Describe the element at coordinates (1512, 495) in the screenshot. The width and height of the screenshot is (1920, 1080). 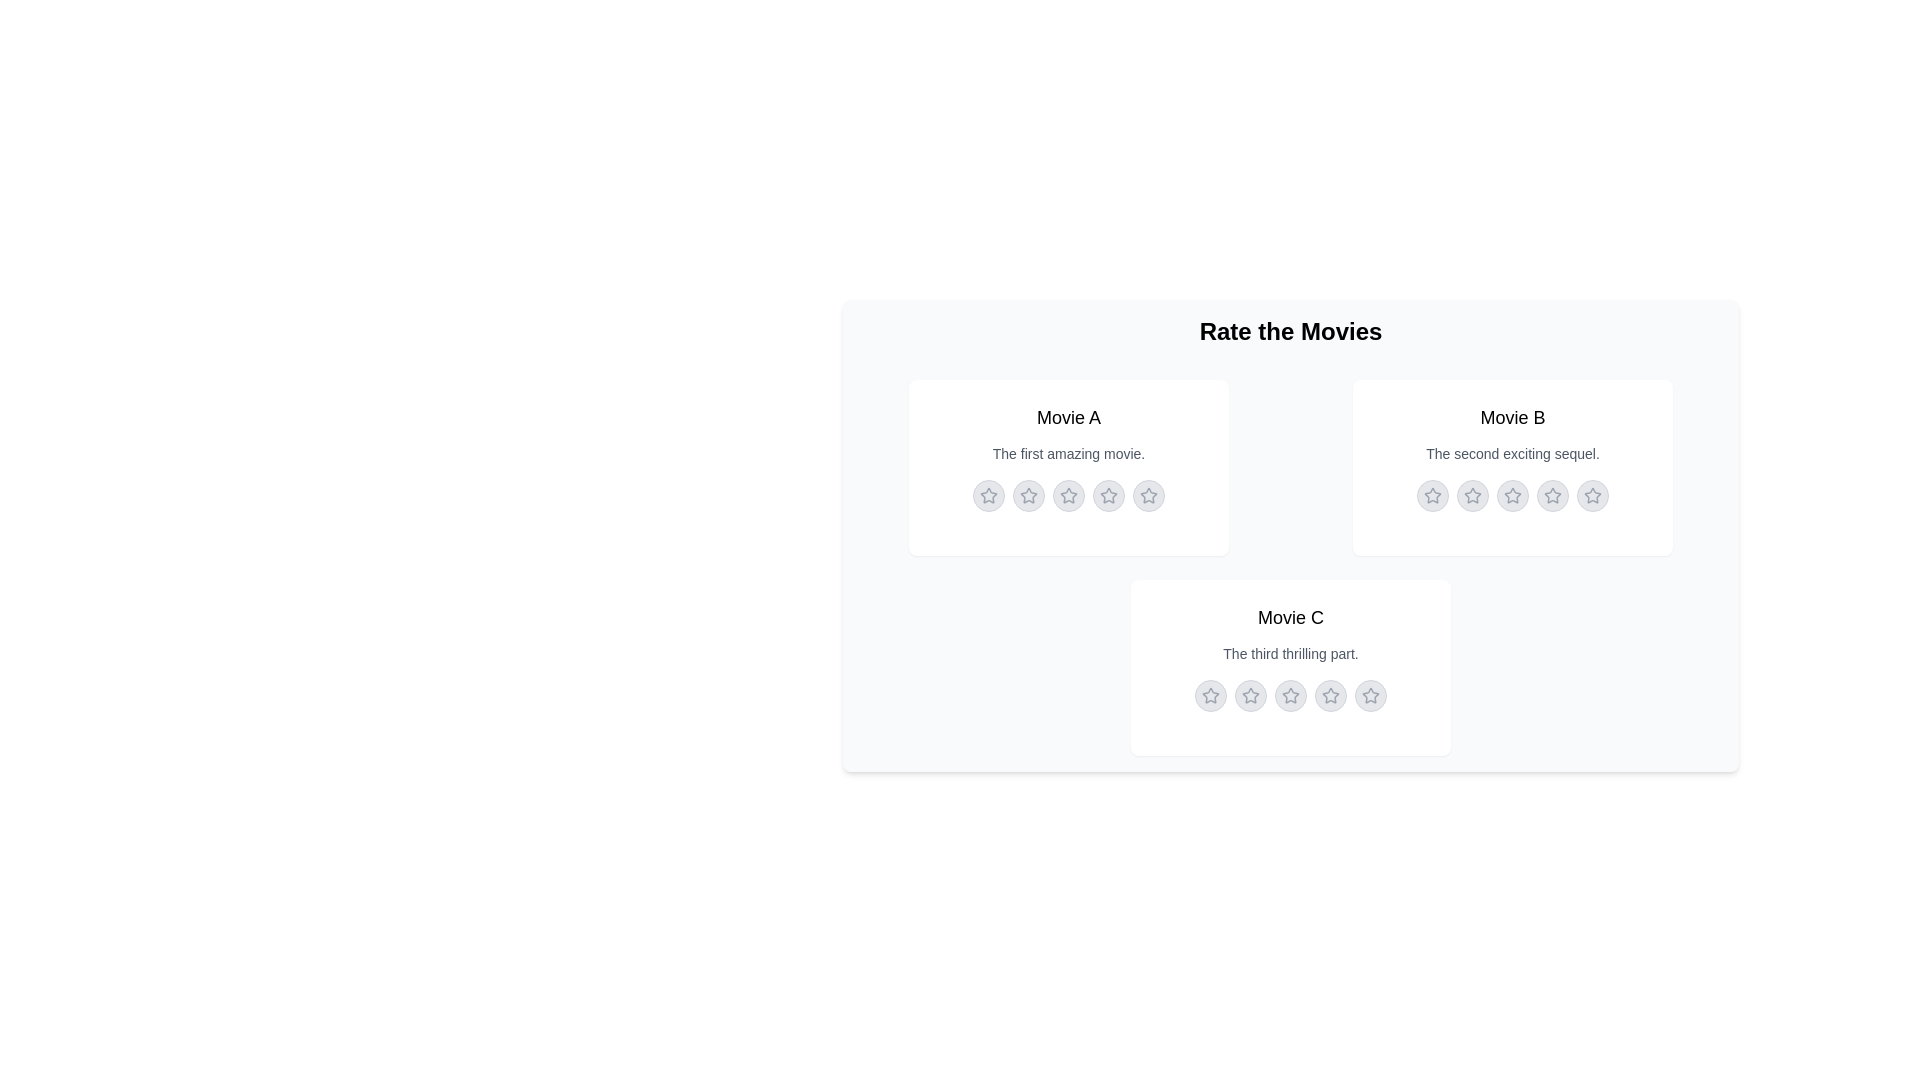
I see `the pointer through the second star in the 5-star rating scale for 'Movie B'` at that location.